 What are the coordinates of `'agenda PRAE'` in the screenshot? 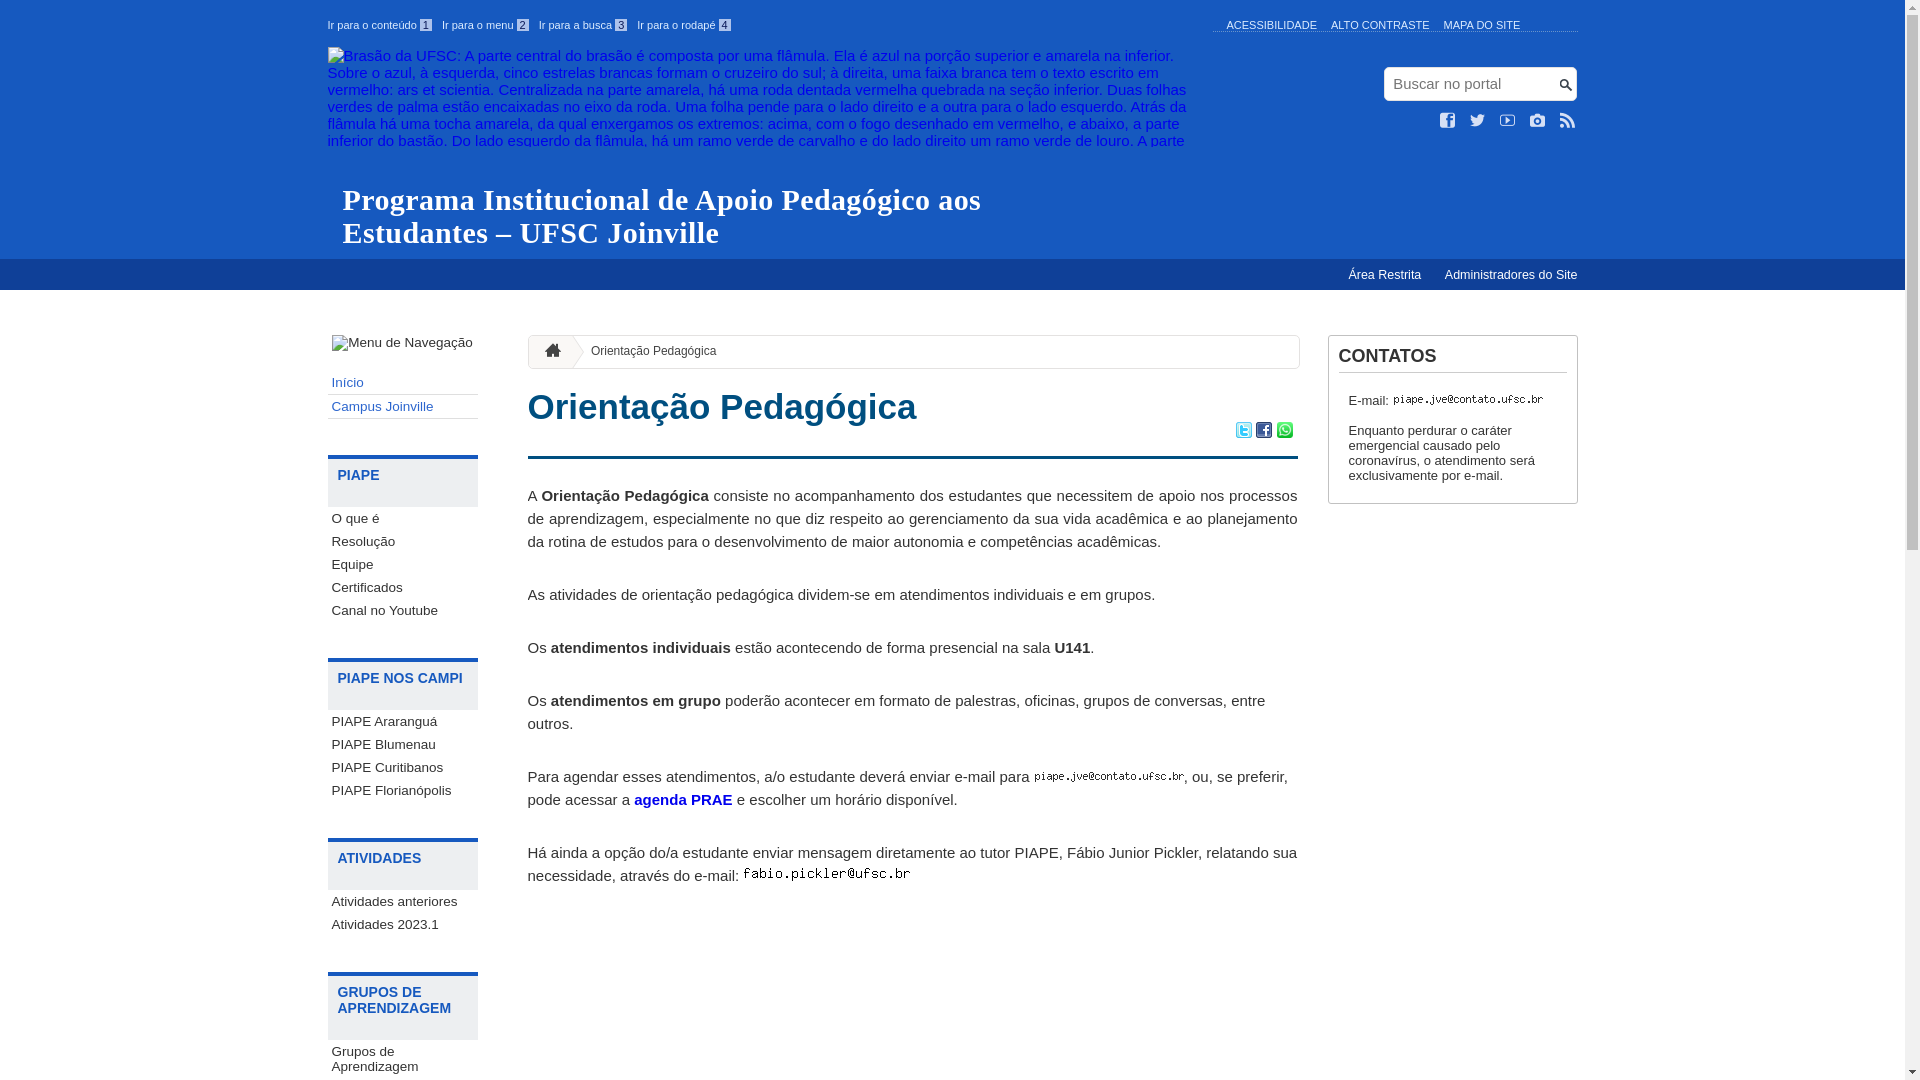 It's located at (682, 798).